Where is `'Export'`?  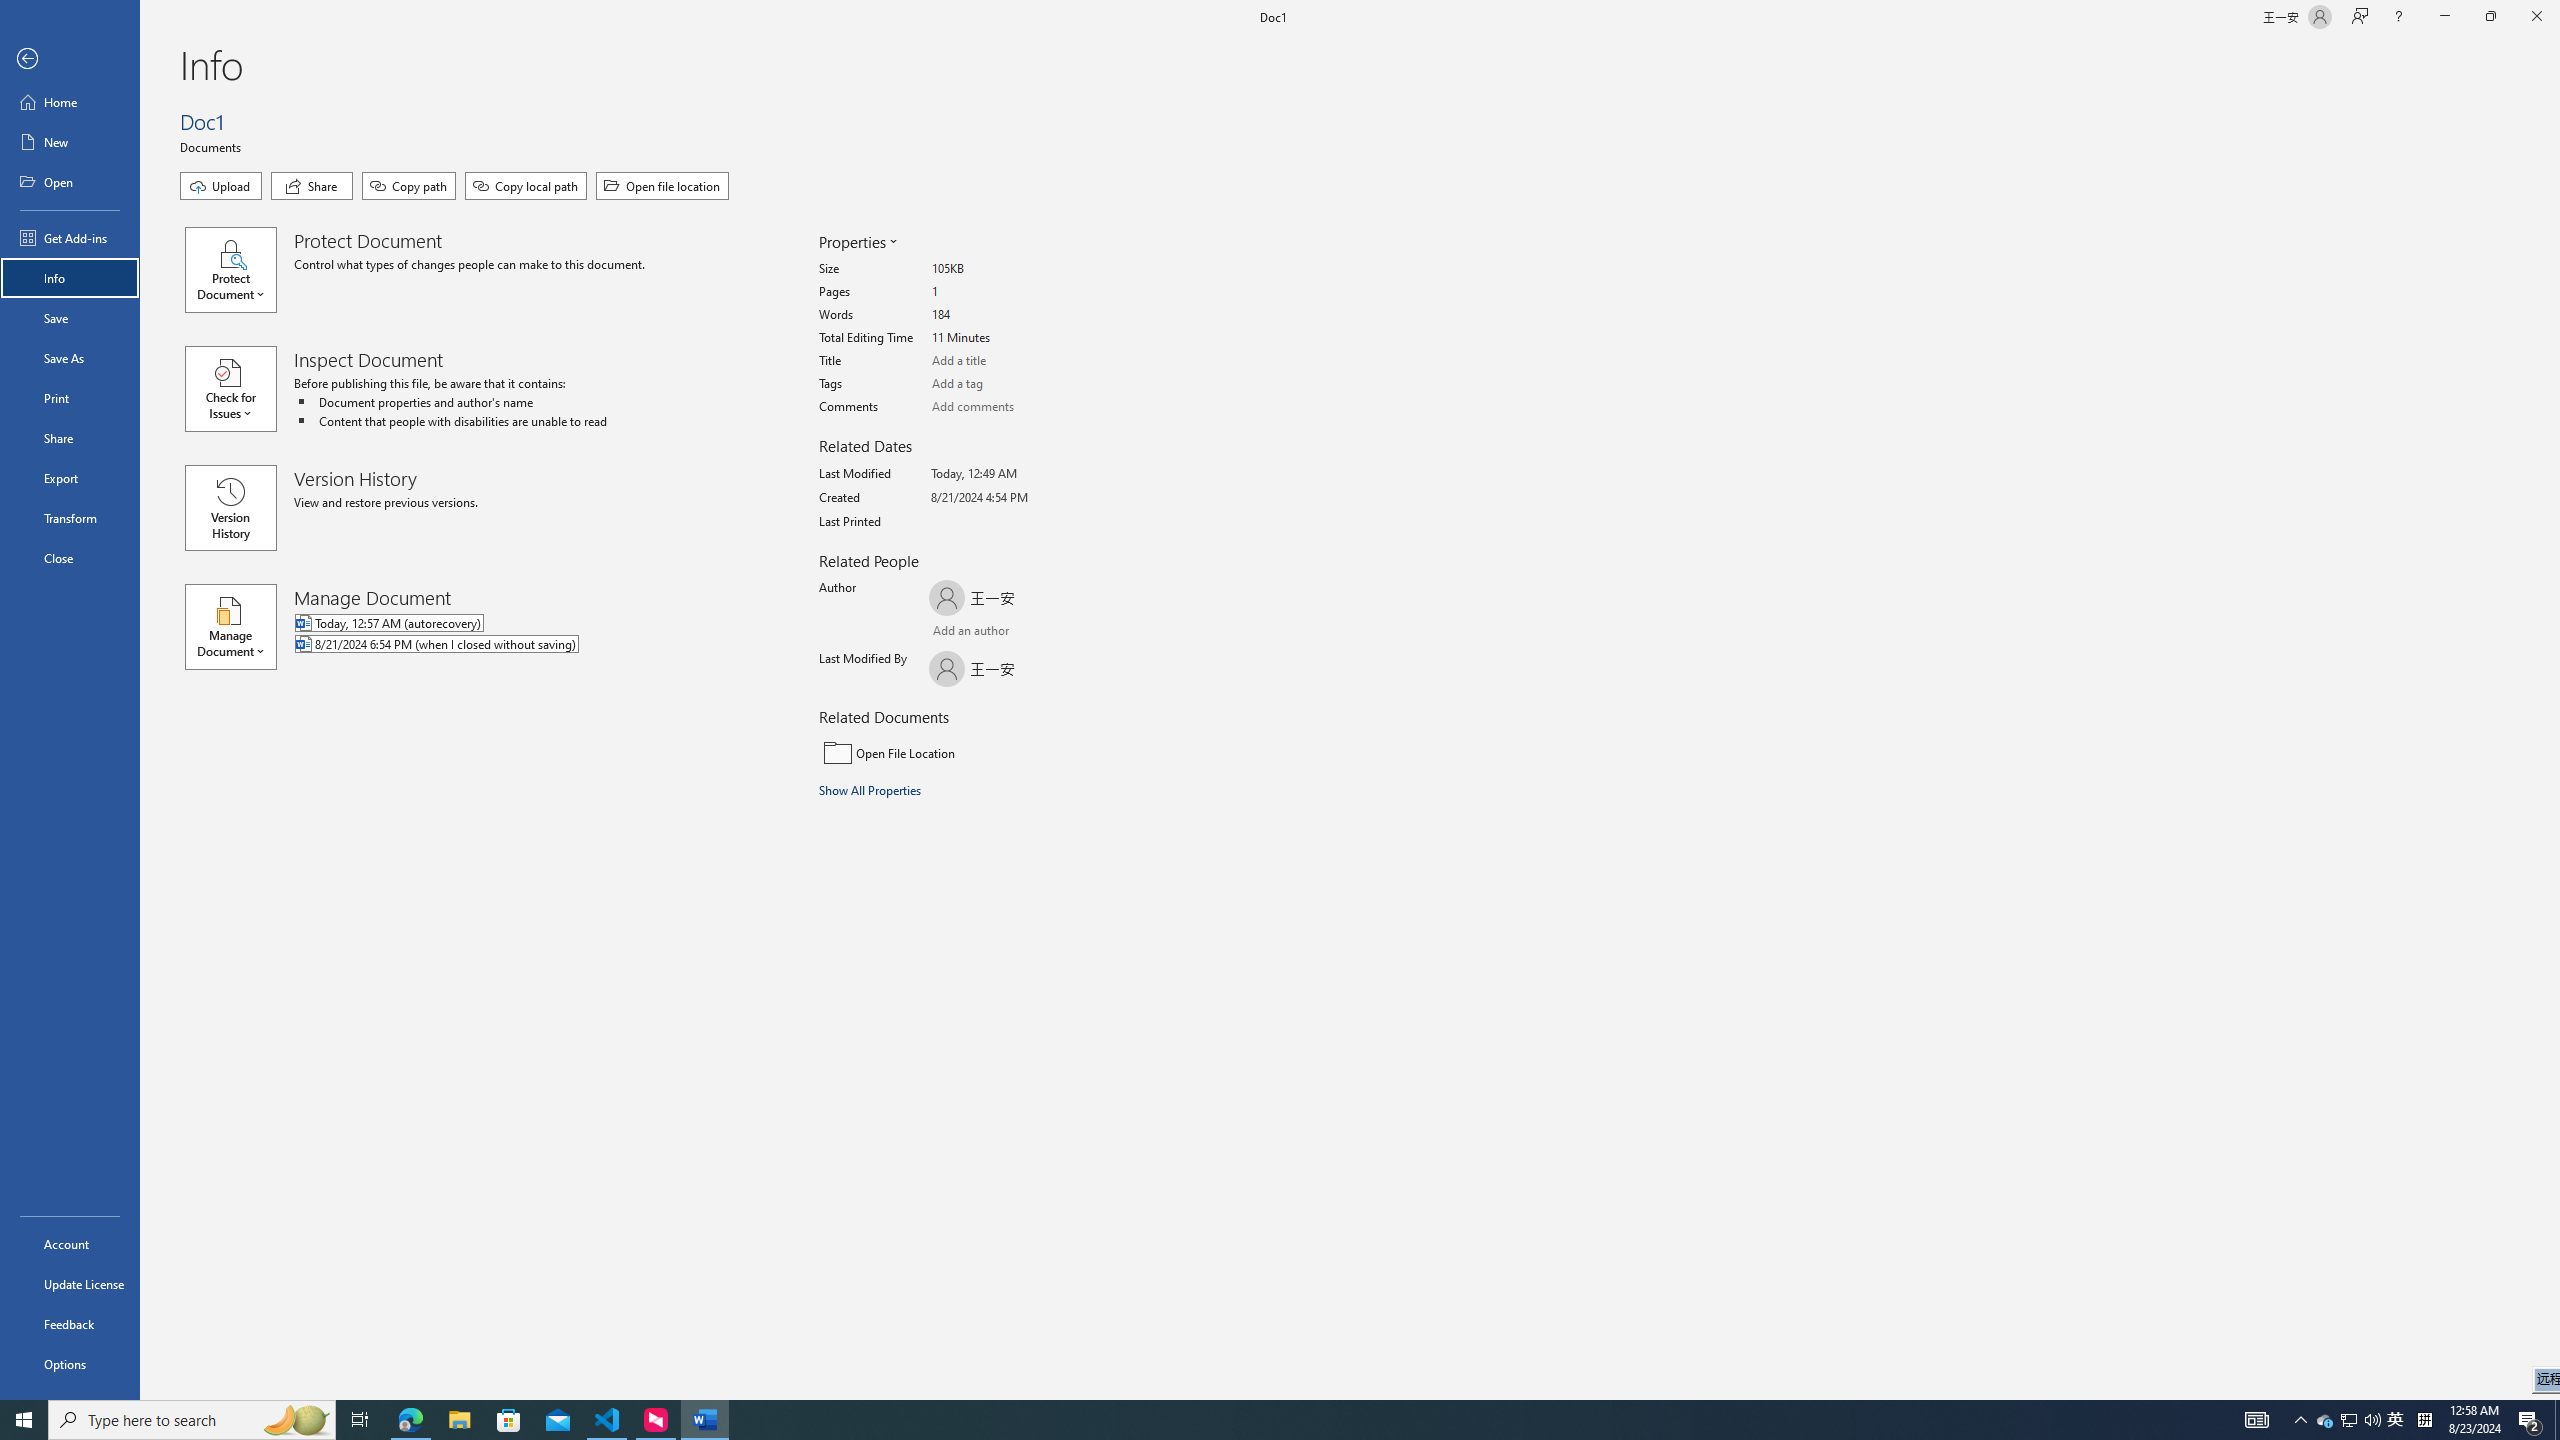 'Export' is located at coordinates (69, 478).